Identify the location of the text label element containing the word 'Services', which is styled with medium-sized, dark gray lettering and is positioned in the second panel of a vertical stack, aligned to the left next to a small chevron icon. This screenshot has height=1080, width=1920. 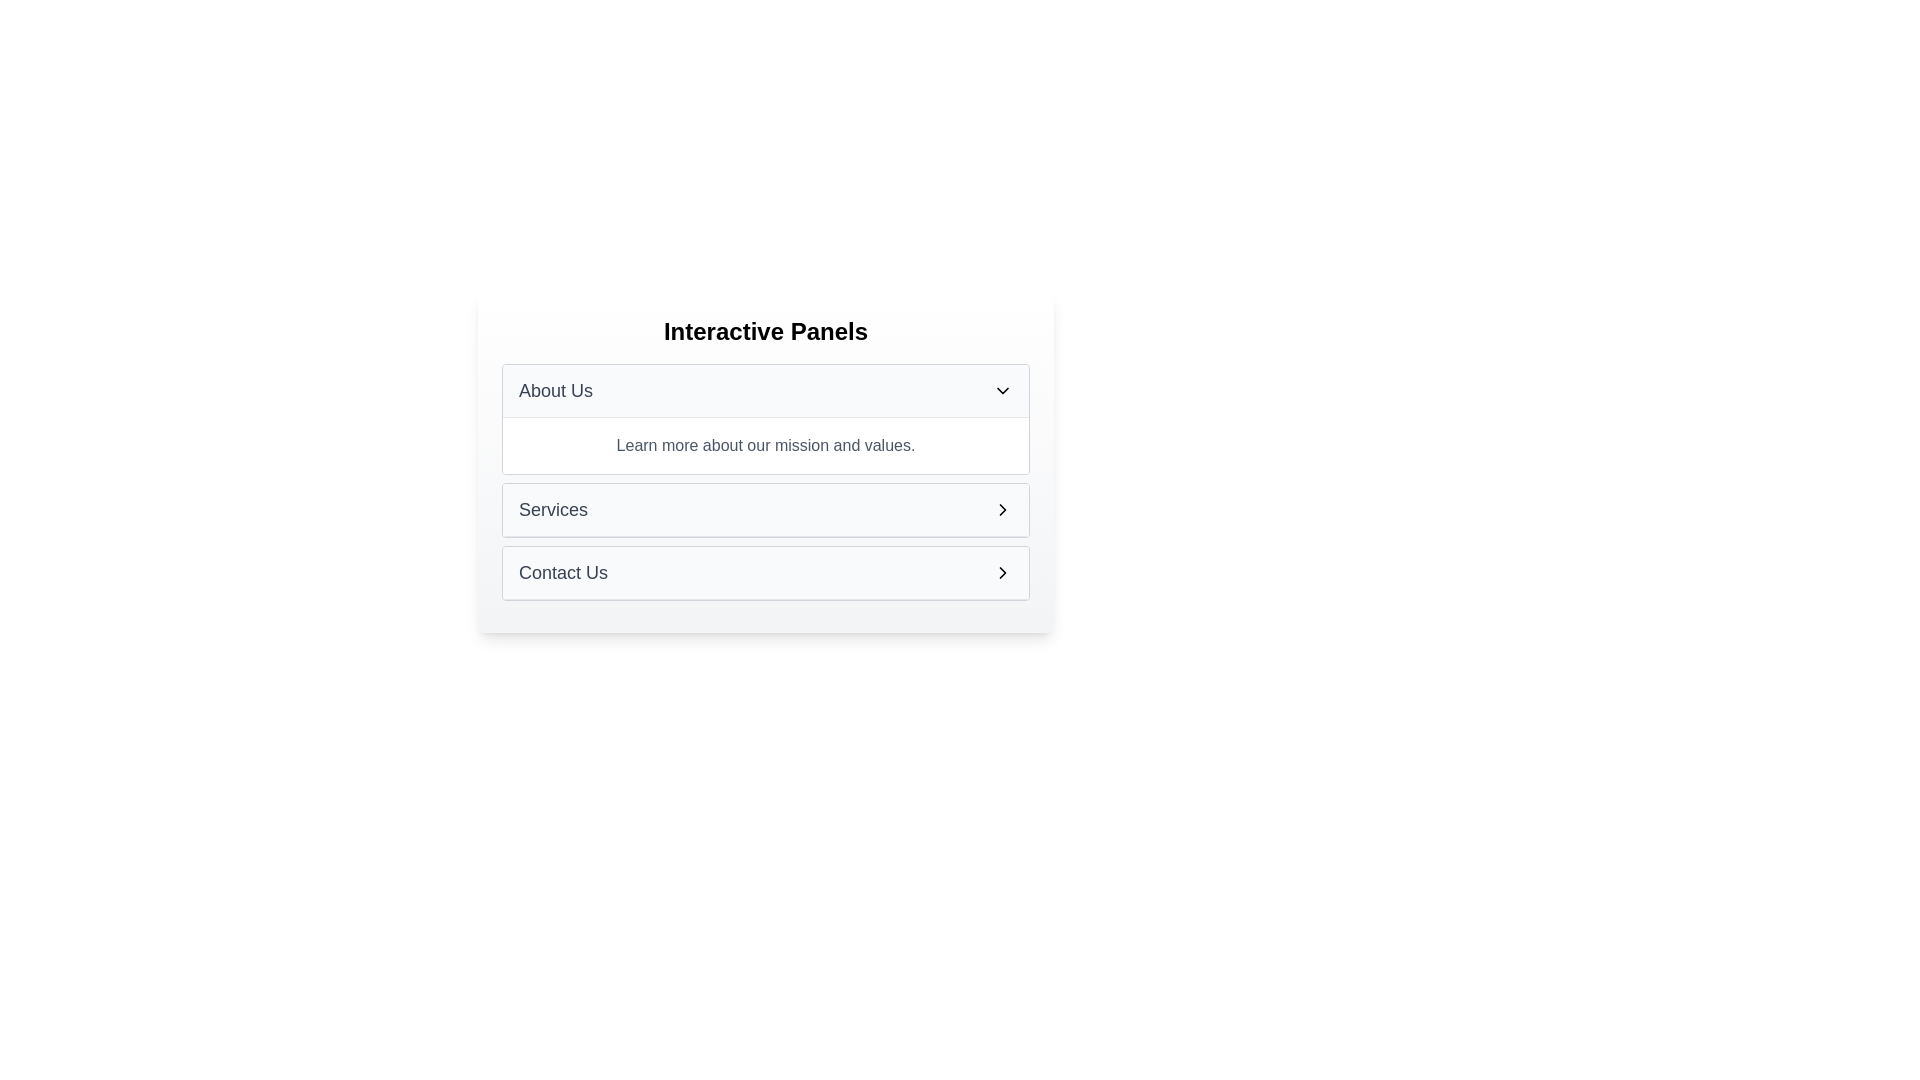
(553, 508).